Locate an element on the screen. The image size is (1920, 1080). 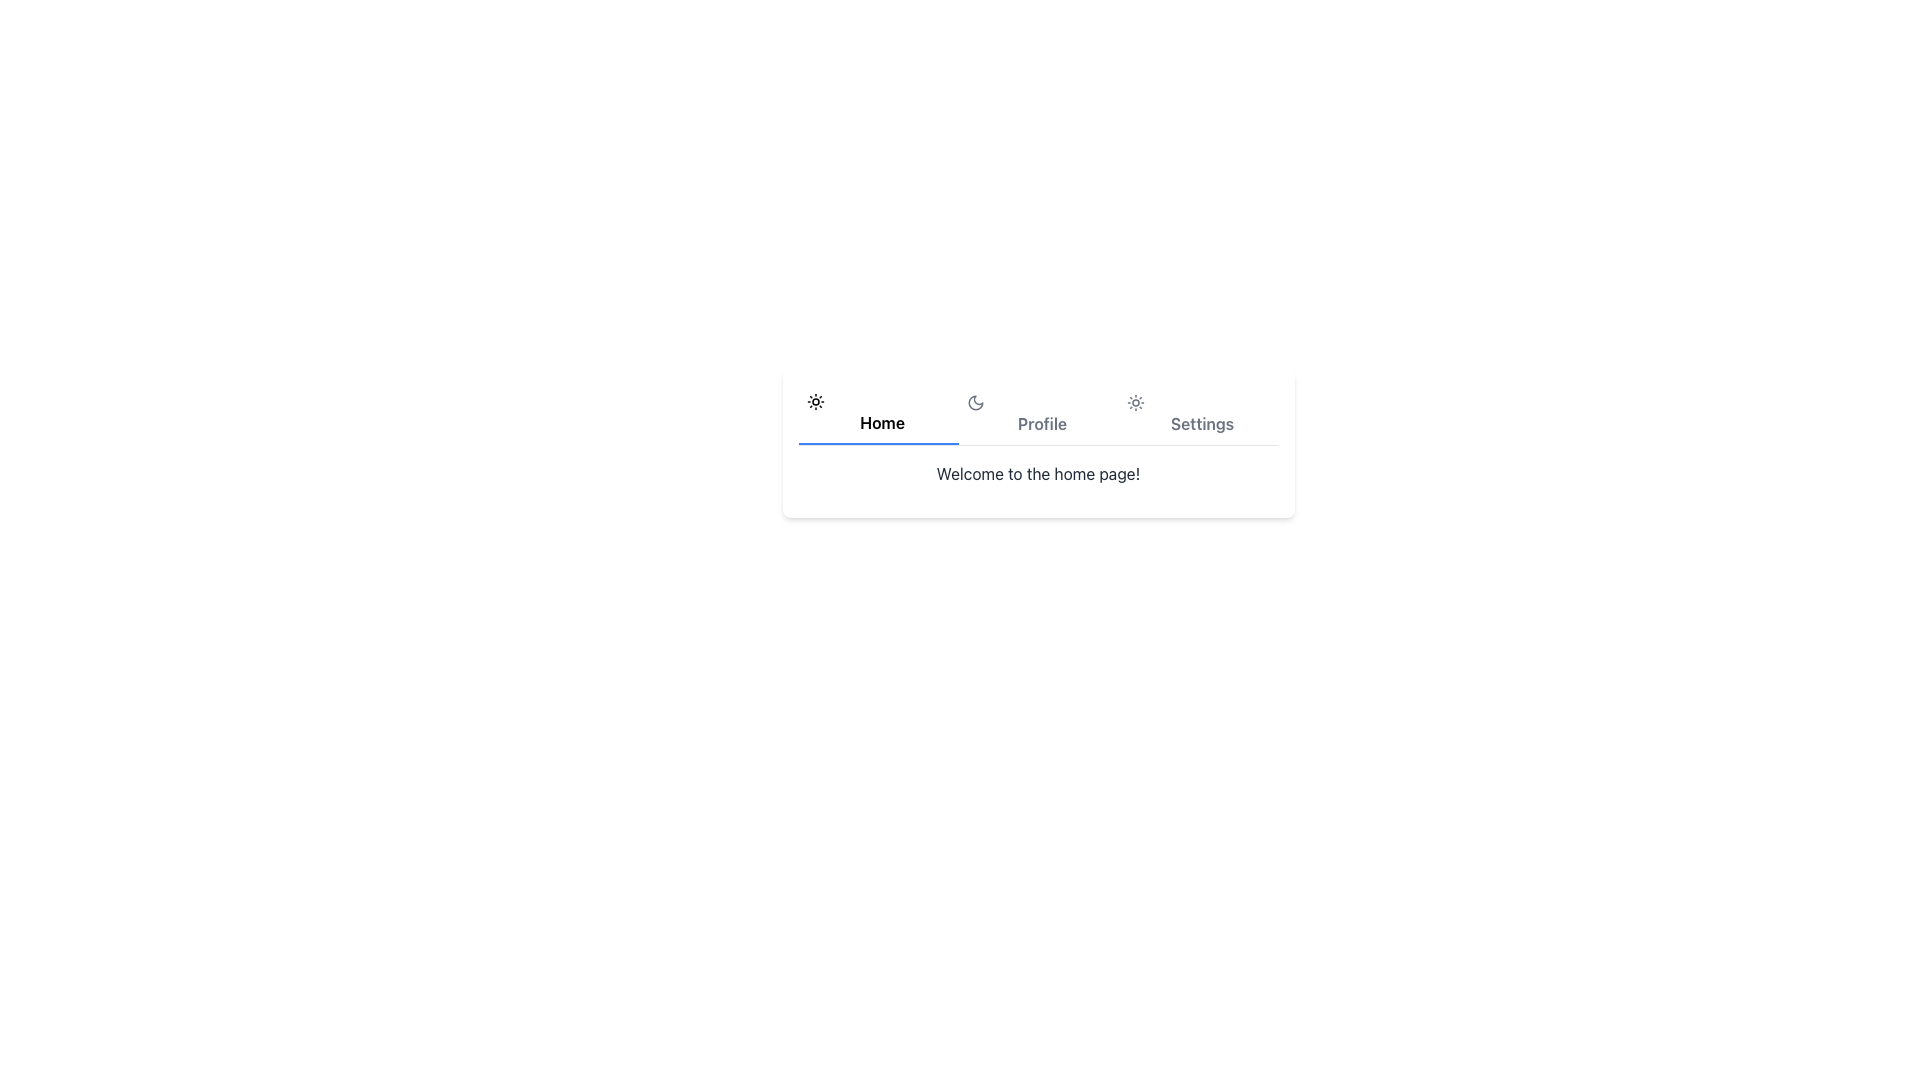
the 'Home' tab in the navigation bar is located at coordinates (878, 414).